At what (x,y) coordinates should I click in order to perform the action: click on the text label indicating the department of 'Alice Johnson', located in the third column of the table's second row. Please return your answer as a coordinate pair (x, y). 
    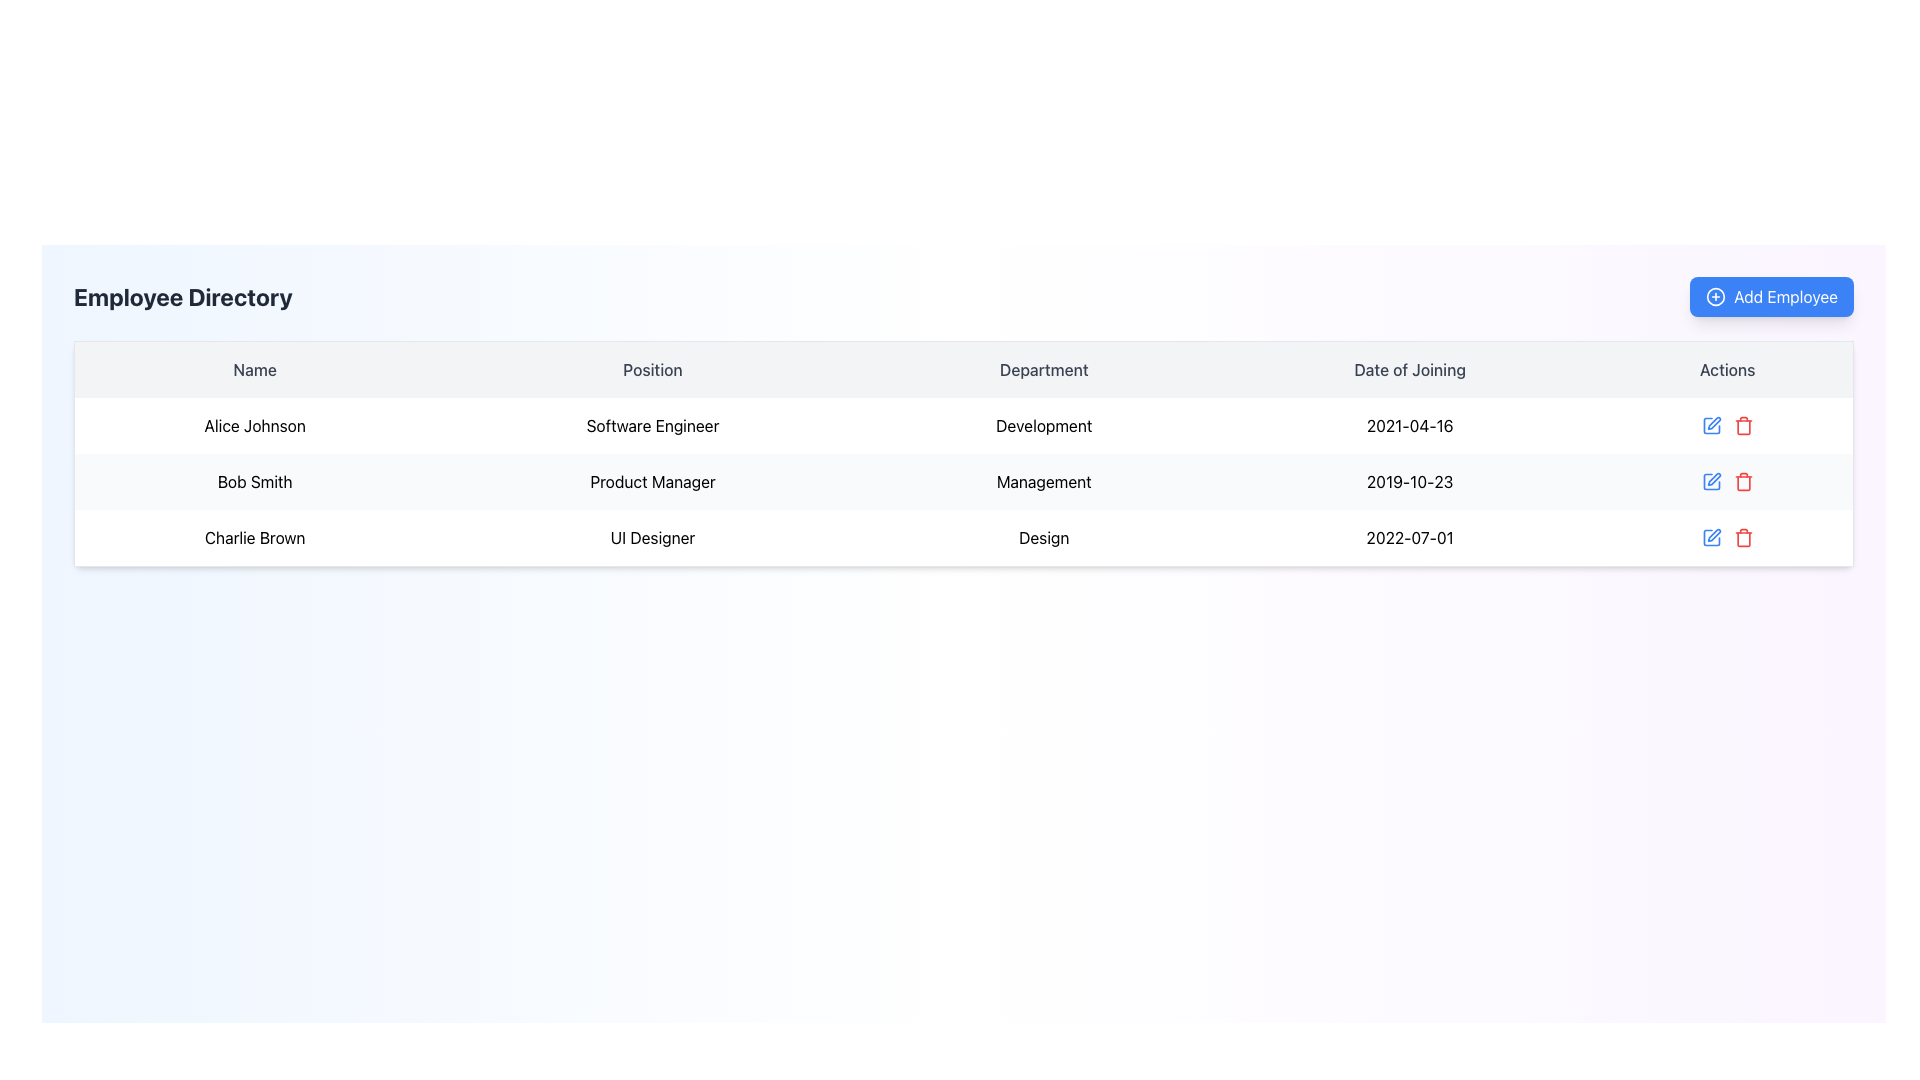
    Looking at the image, I should click on (1043, 424).